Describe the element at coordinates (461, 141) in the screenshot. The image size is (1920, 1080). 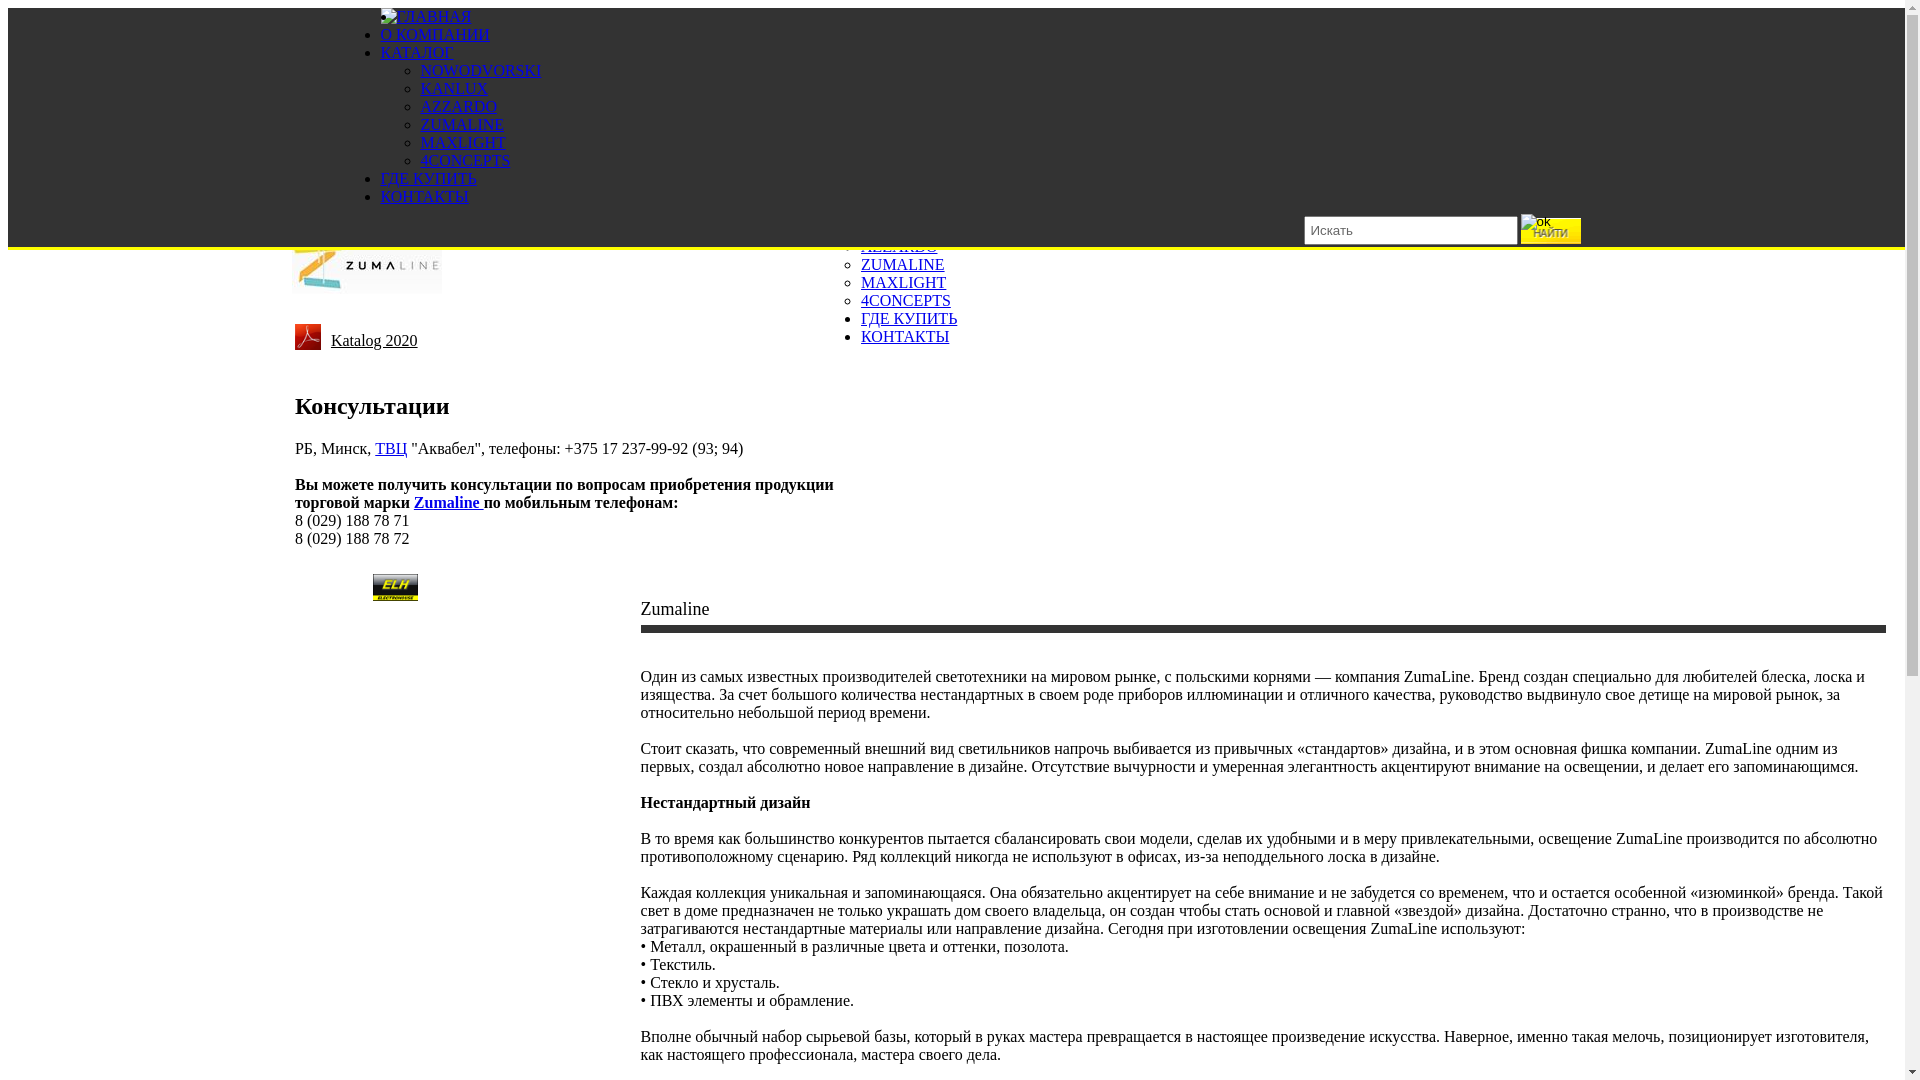
I see `'MAXLIGHT'` at that location.